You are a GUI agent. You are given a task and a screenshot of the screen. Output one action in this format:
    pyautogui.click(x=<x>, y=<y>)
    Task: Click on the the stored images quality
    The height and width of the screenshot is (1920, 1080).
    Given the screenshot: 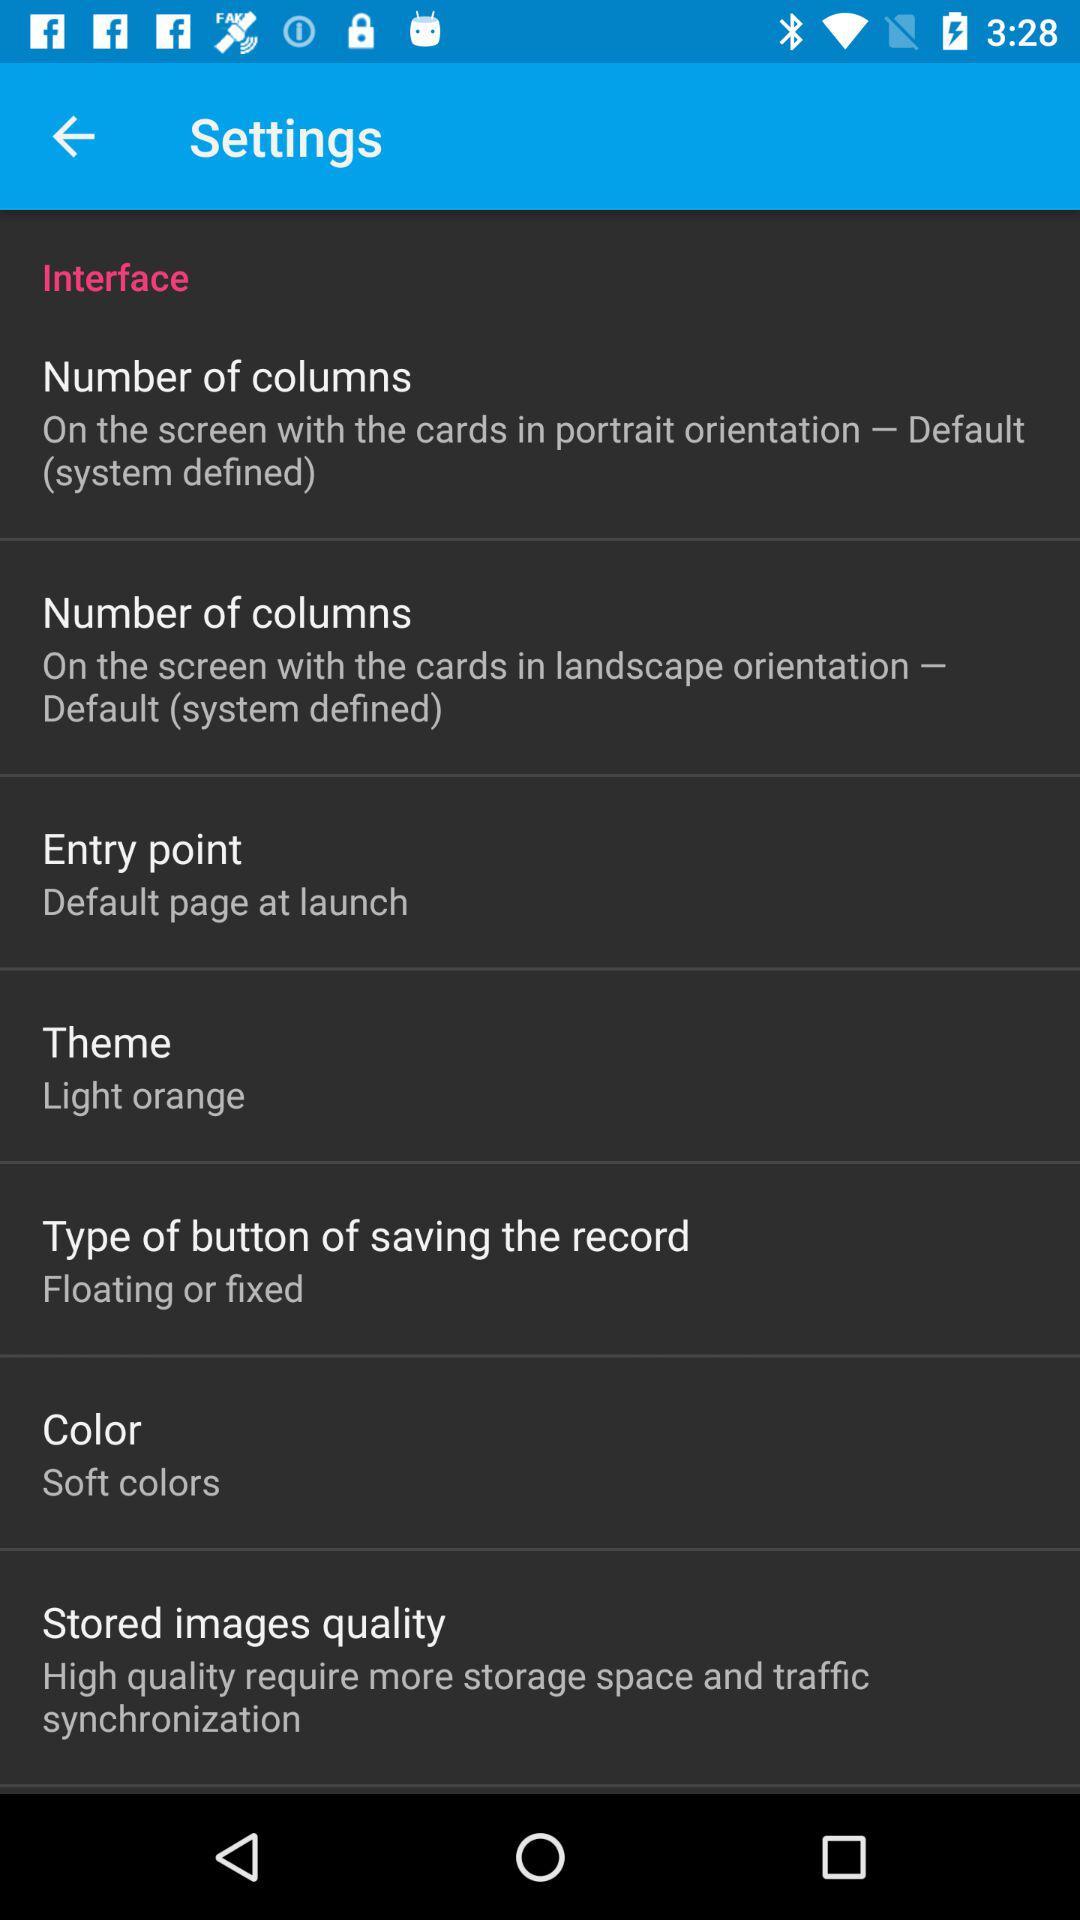 What is the action you would take?
    pyautogui.click(x=243, y=1621)
    